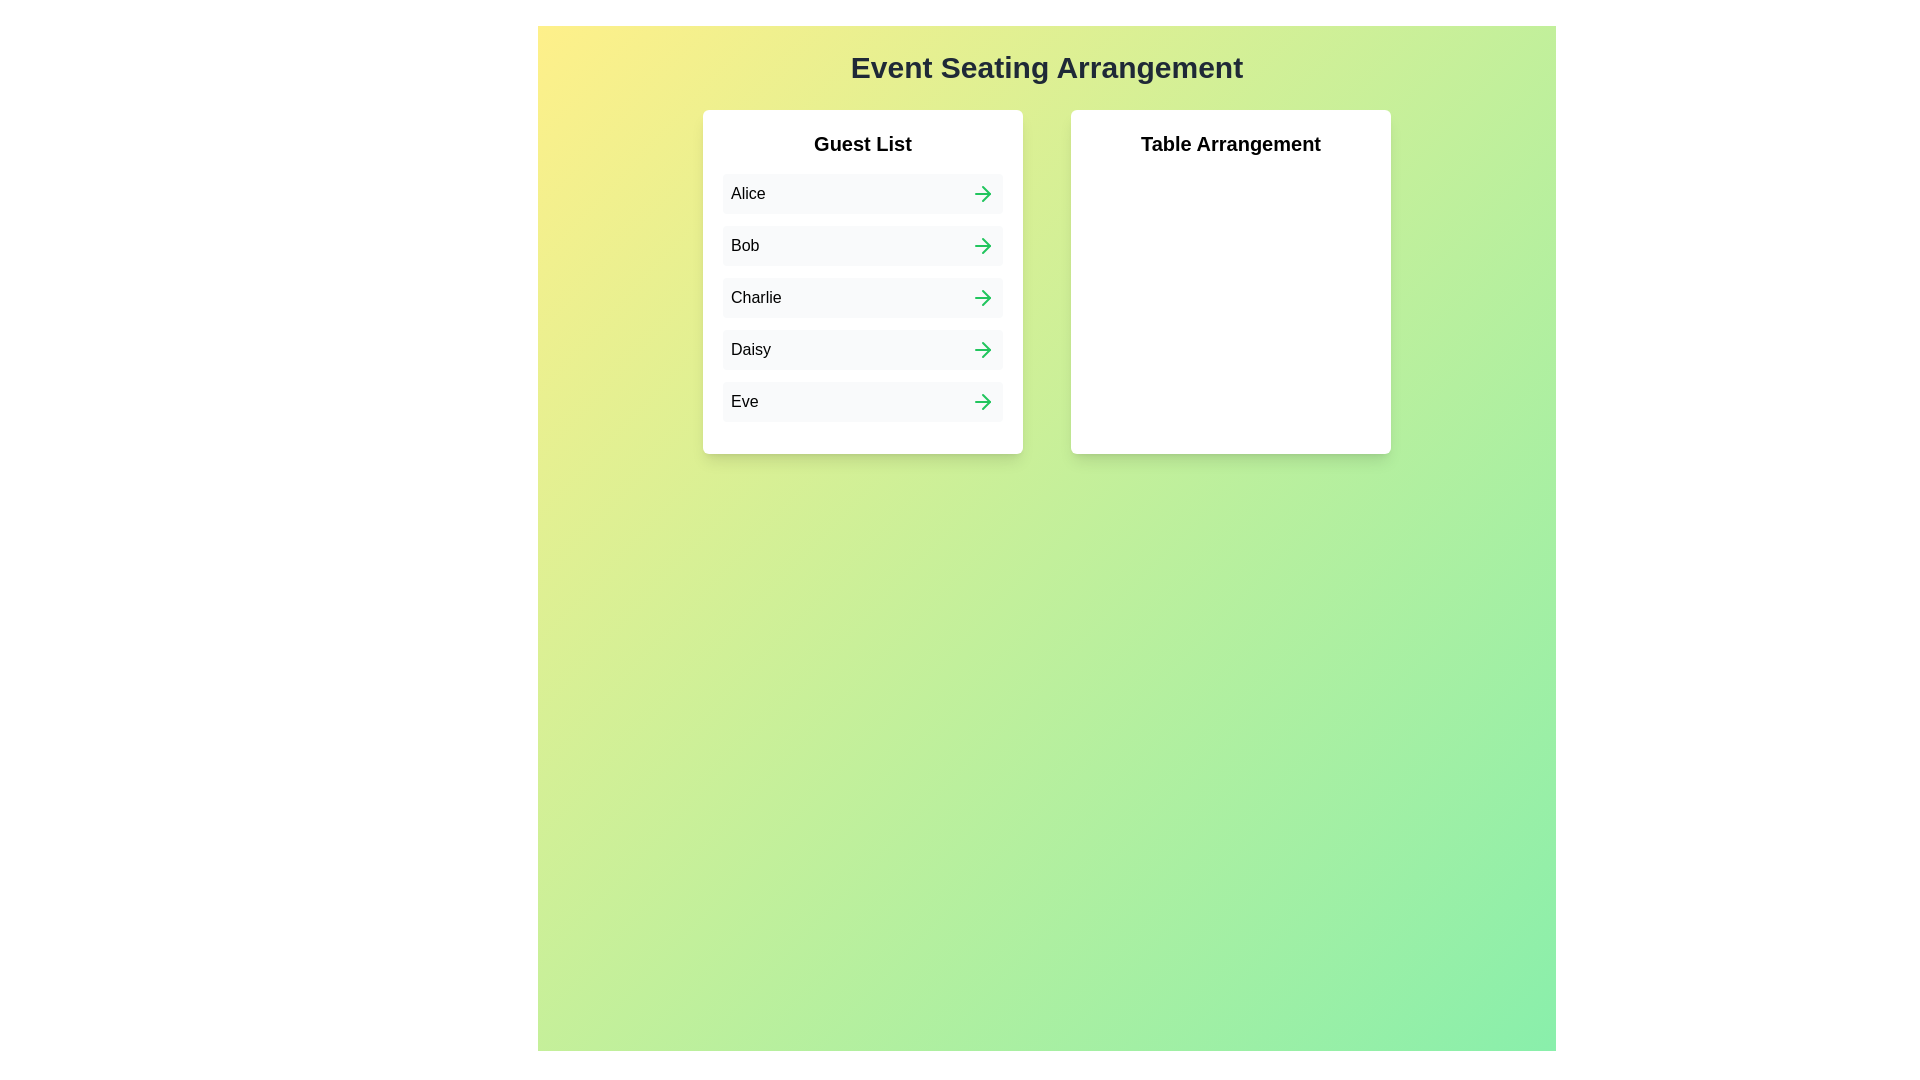 Image resolution: width=1920 pixels, height=1080 pixels. I want to click on the arrow next to Charlie in the Guest List to add them to the Table Arrangement, so click(983, 297).